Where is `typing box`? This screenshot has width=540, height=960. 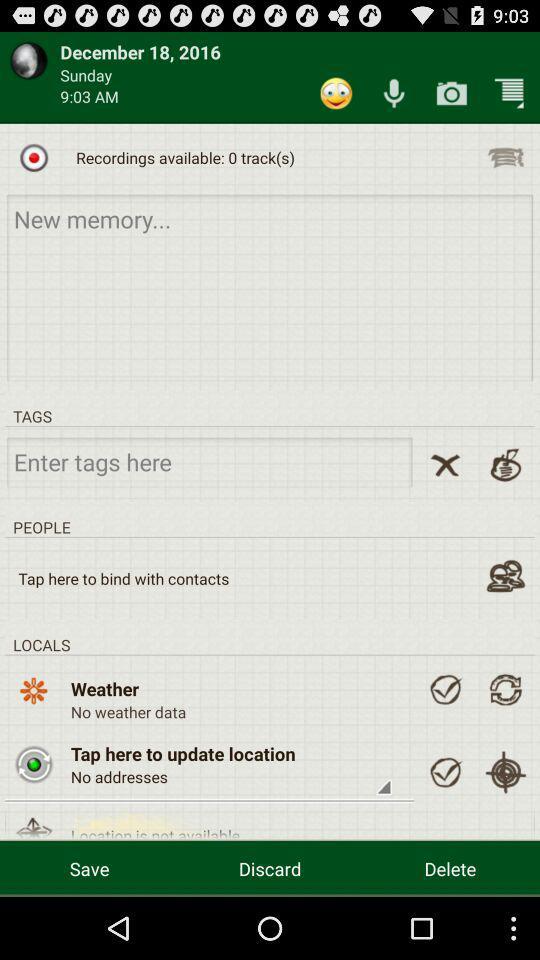 typing box is located at coordinates (270, 286).